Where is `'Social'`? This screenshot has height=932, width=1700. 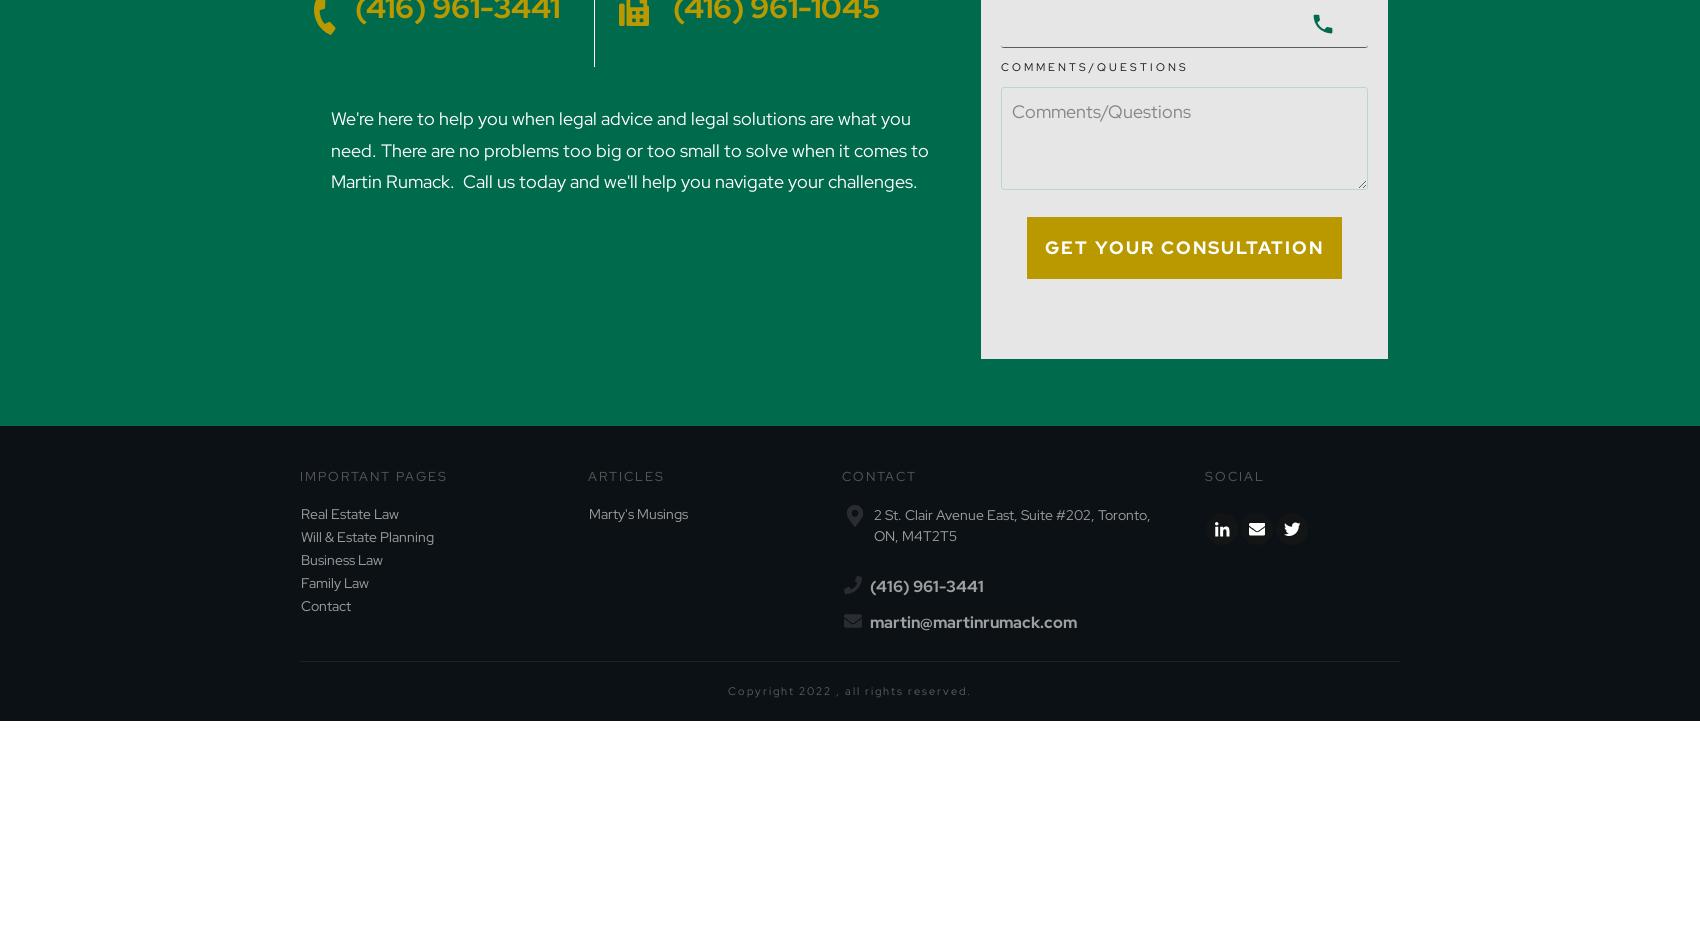
'Social' is located at coordinates (1234, 474).